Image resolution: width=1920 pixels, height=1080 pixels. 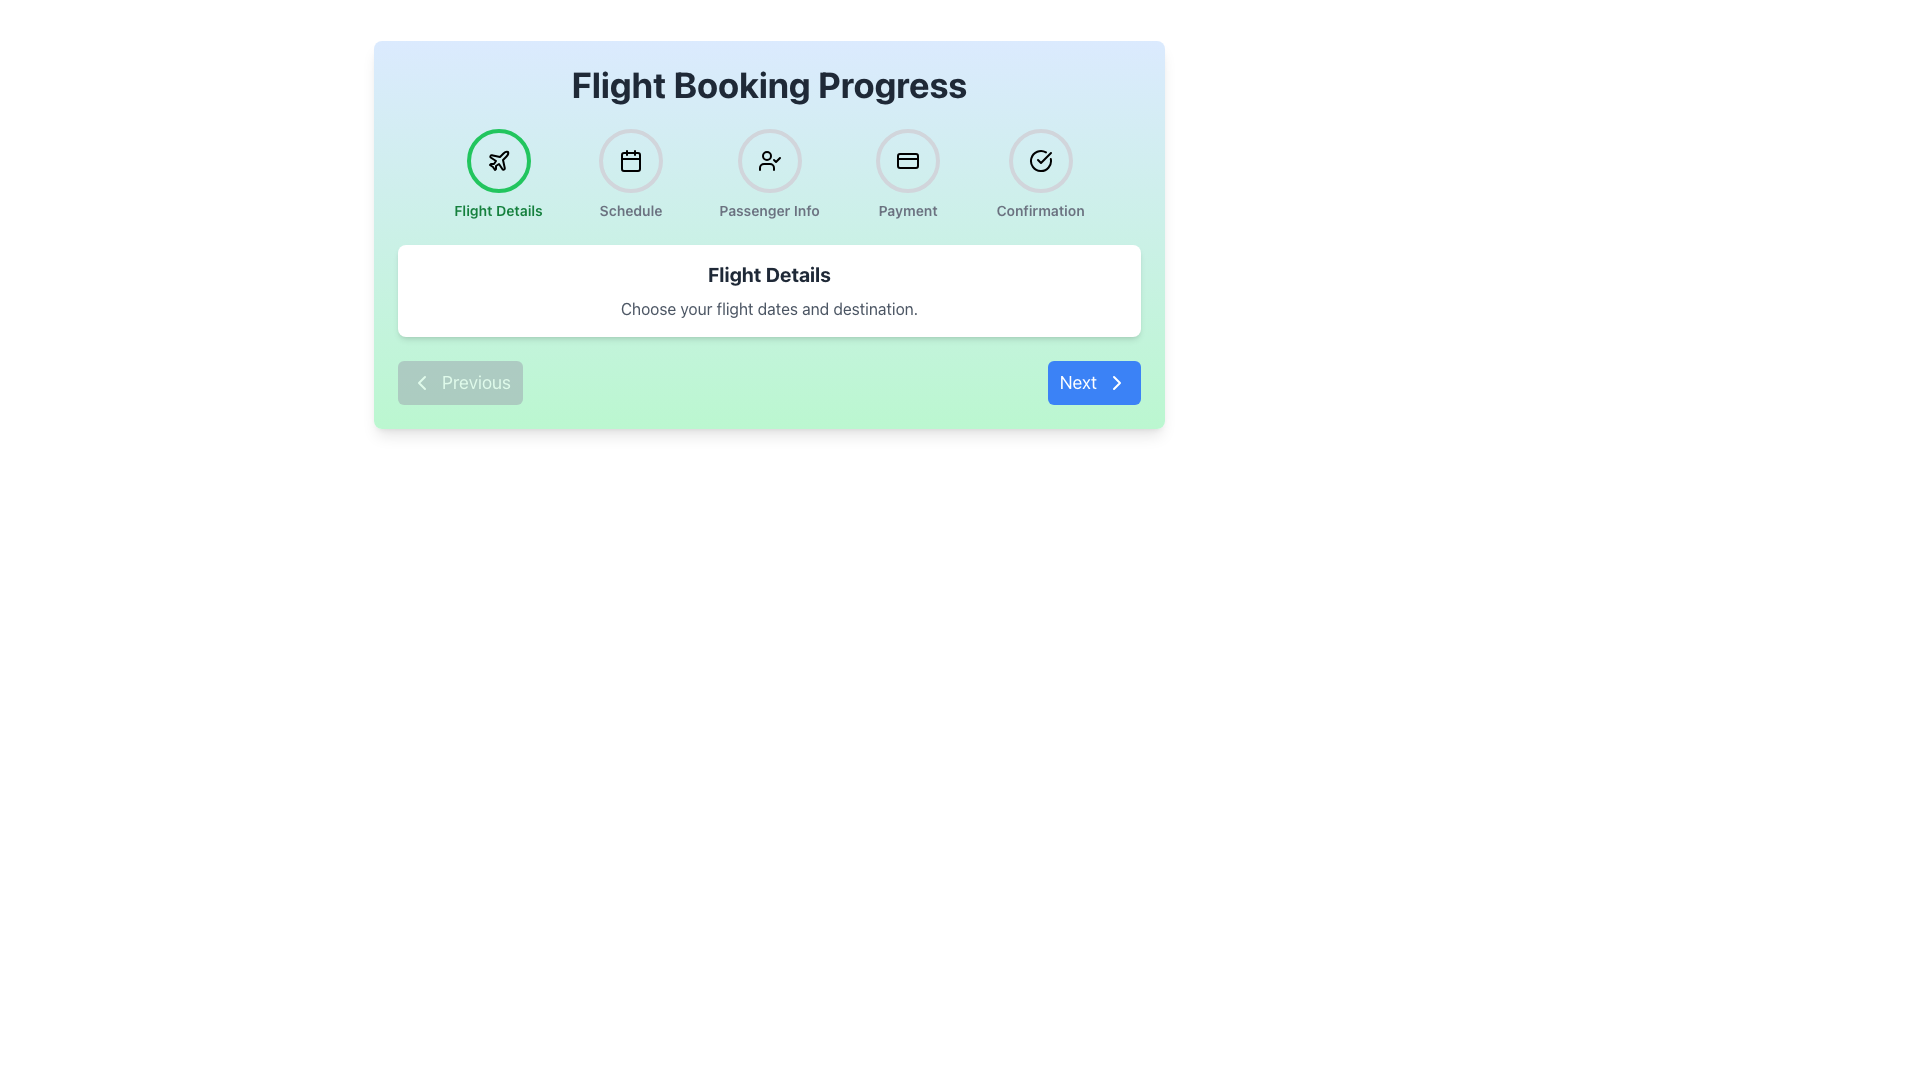 I want to click on the 'Previous' button, which is a rectangular button with rounded corners, gray background, and white text, located in the bottom-left section of the card adjacent to 'Flight Details', so click(x=459, y=382).